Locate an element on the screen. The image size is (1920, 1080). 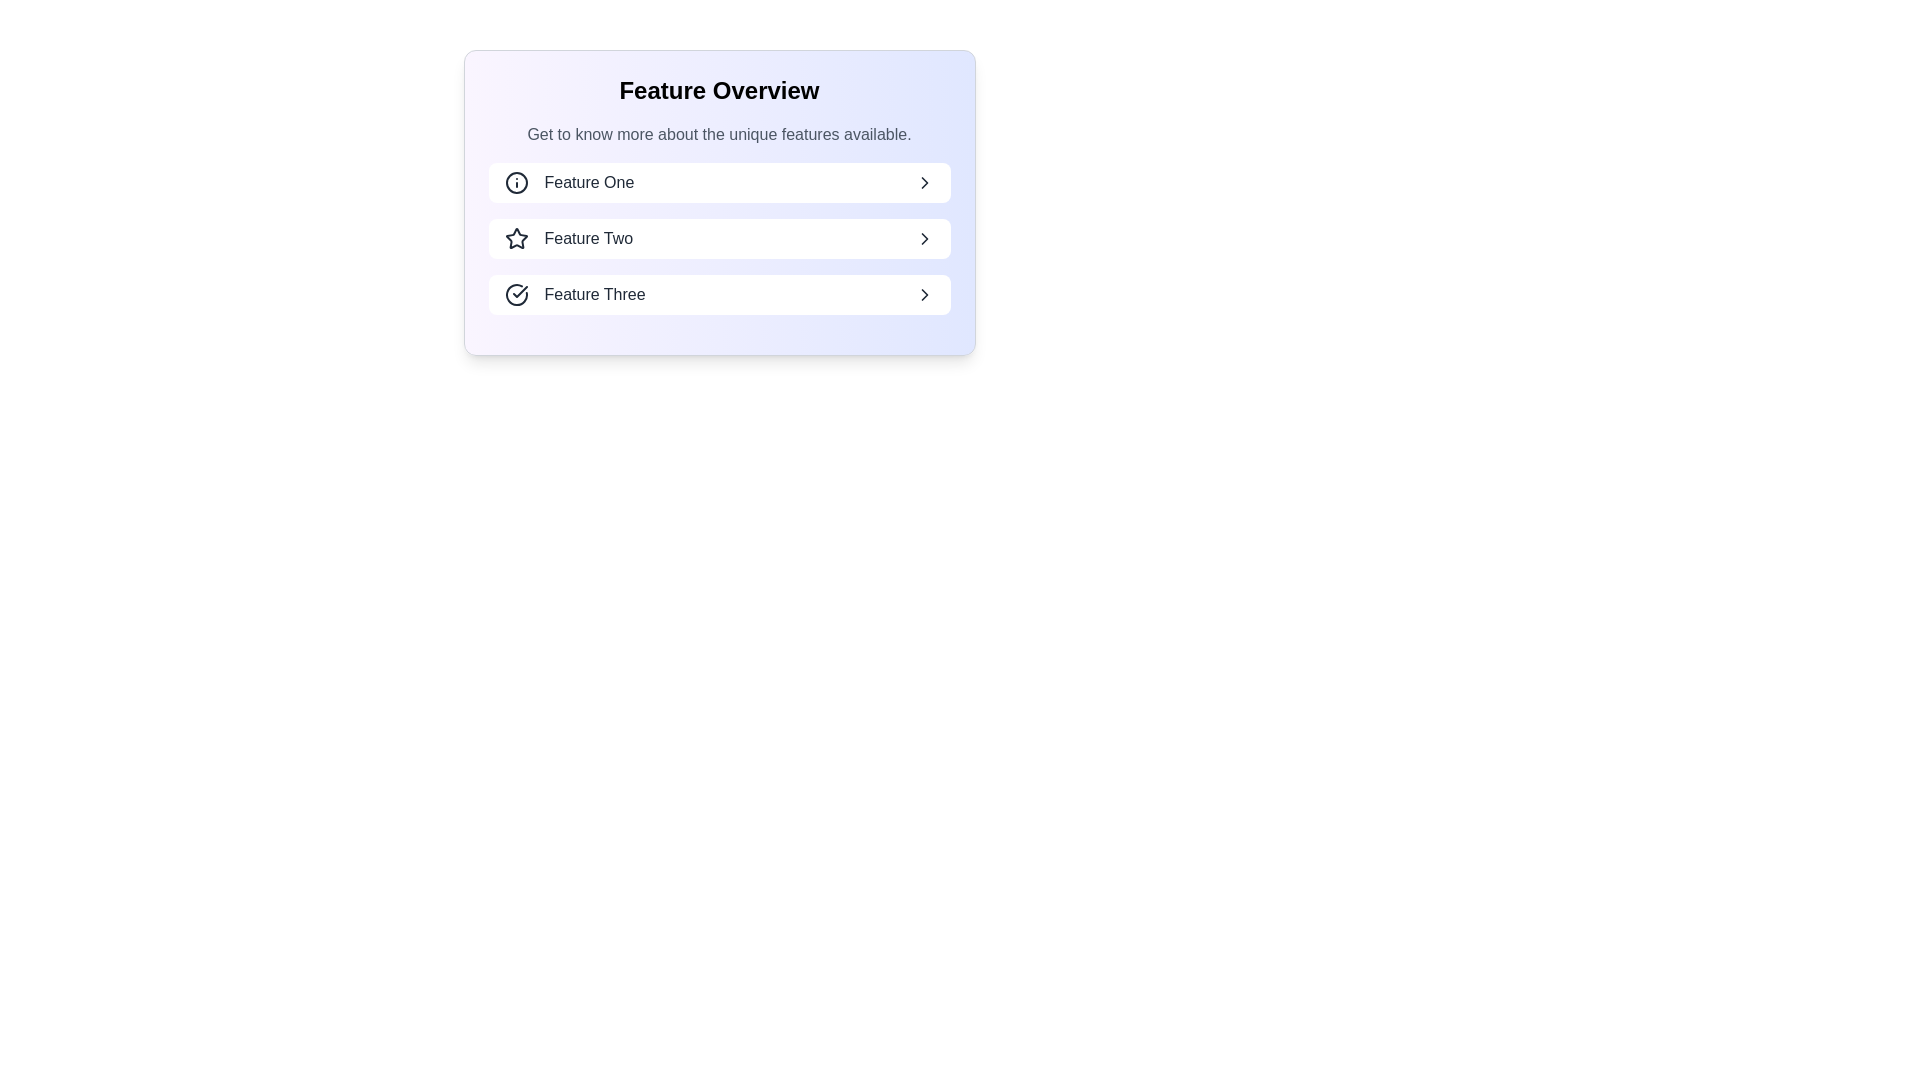
the right-chevron icon located in the rightmost section of the 'Feature Two' card is located at coordinates (923, 238).